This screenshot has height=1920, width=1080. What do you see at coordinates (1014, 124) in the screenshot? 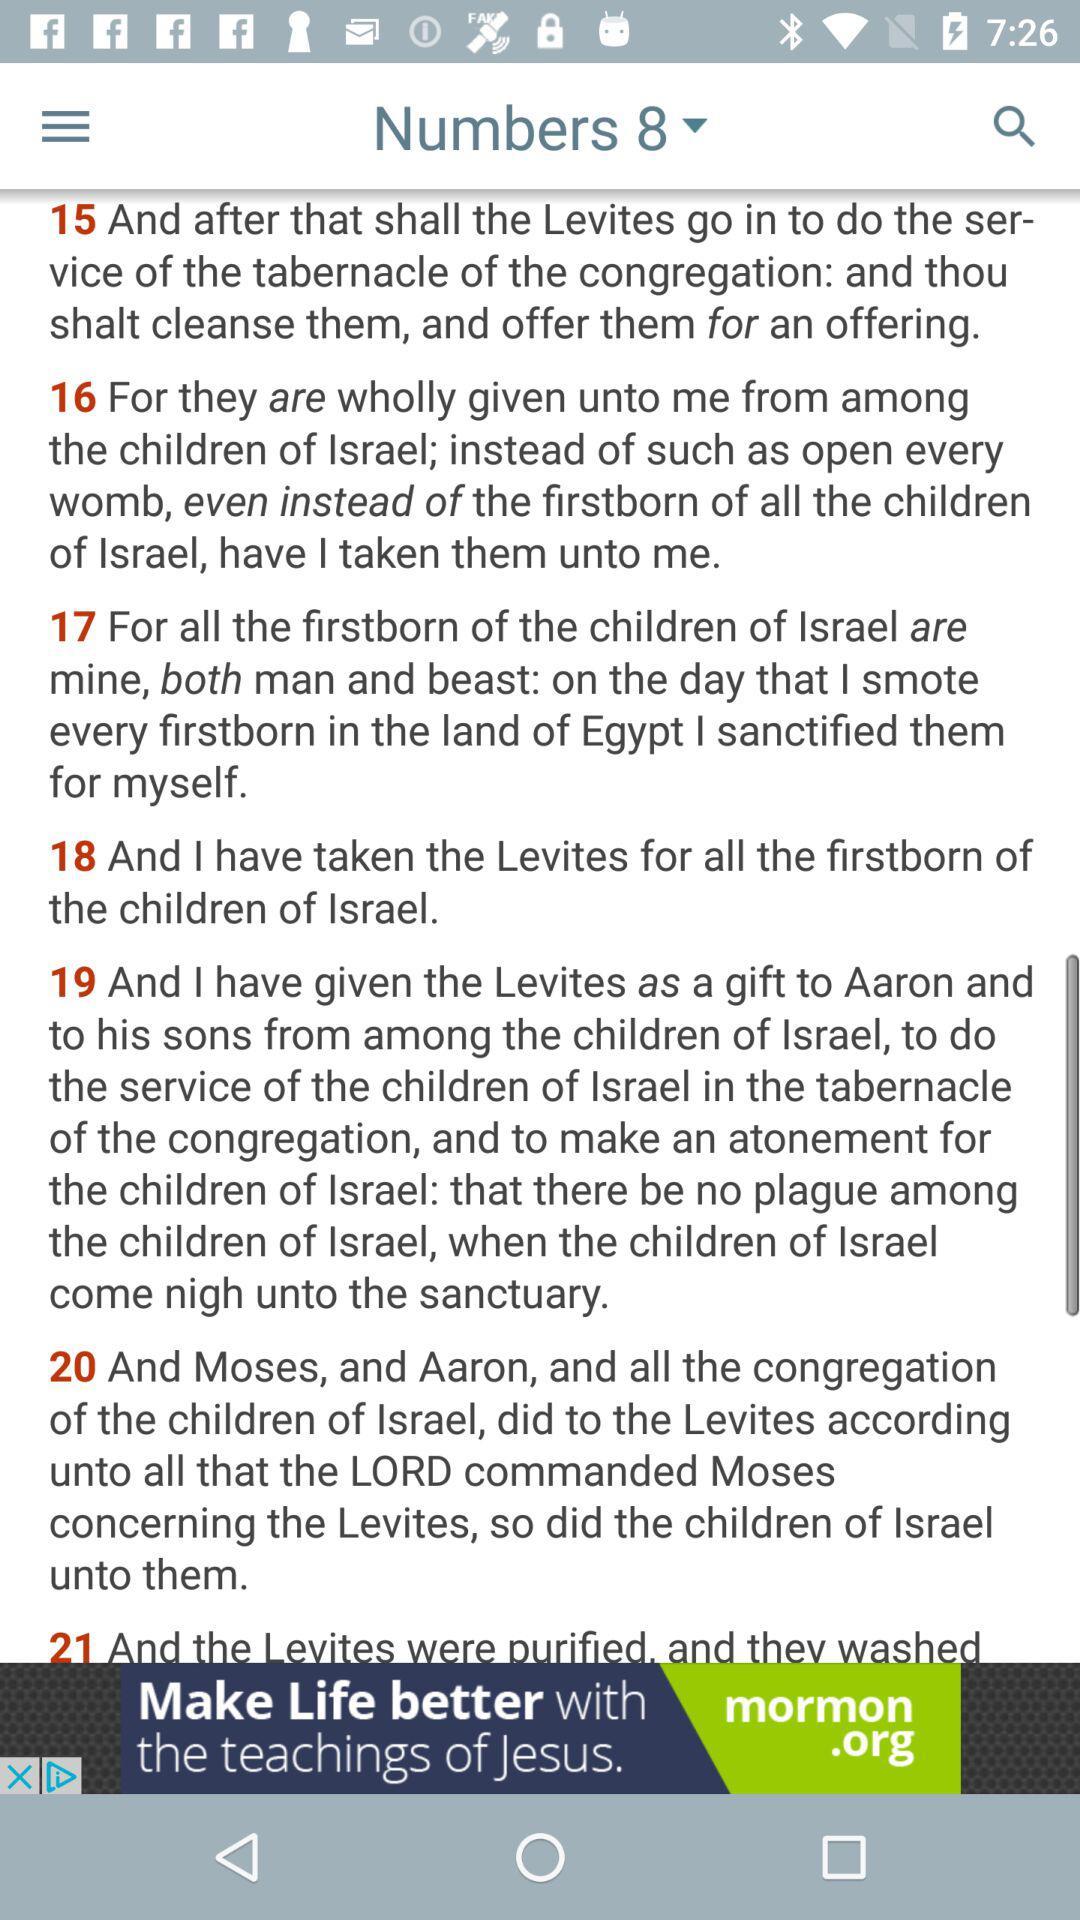
I see `the search icon` at bounding box center [1014, 124].